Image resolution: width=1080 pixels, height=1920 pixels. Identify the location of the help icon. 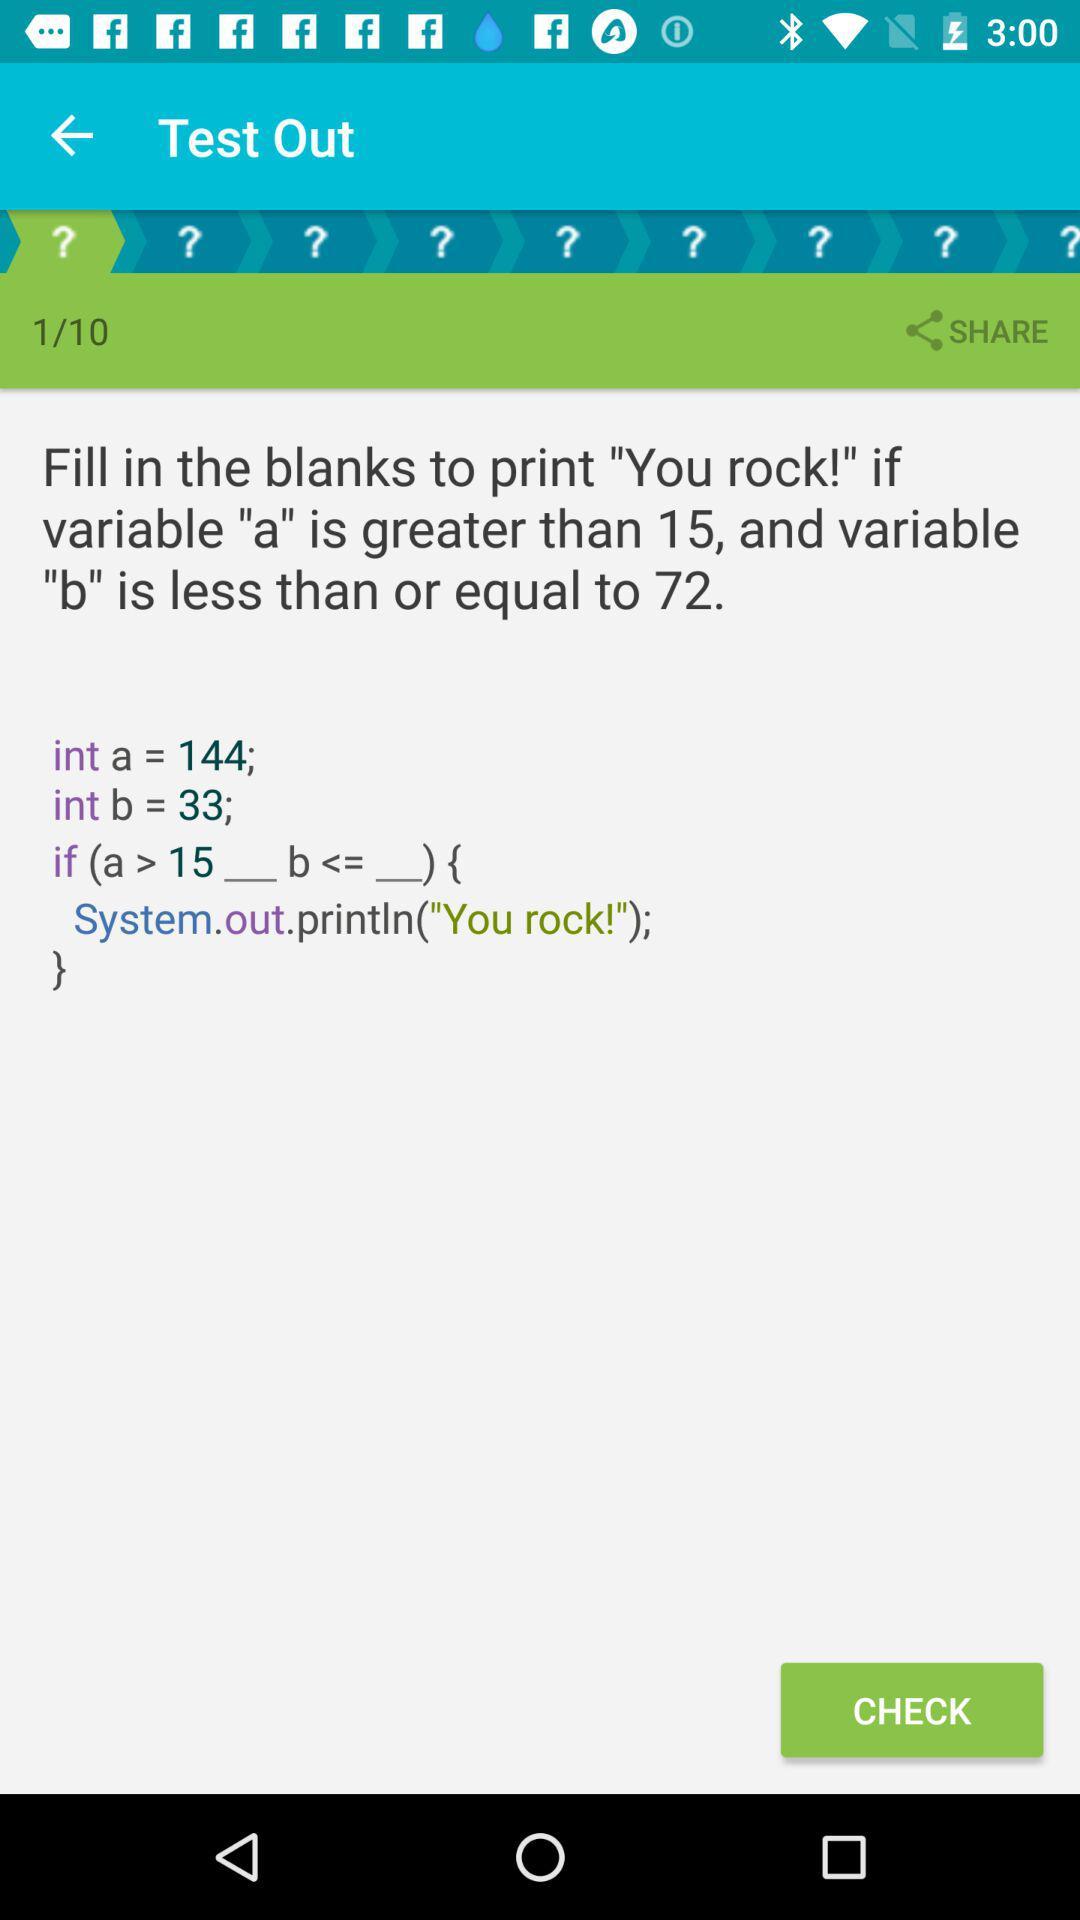
(315, 240).